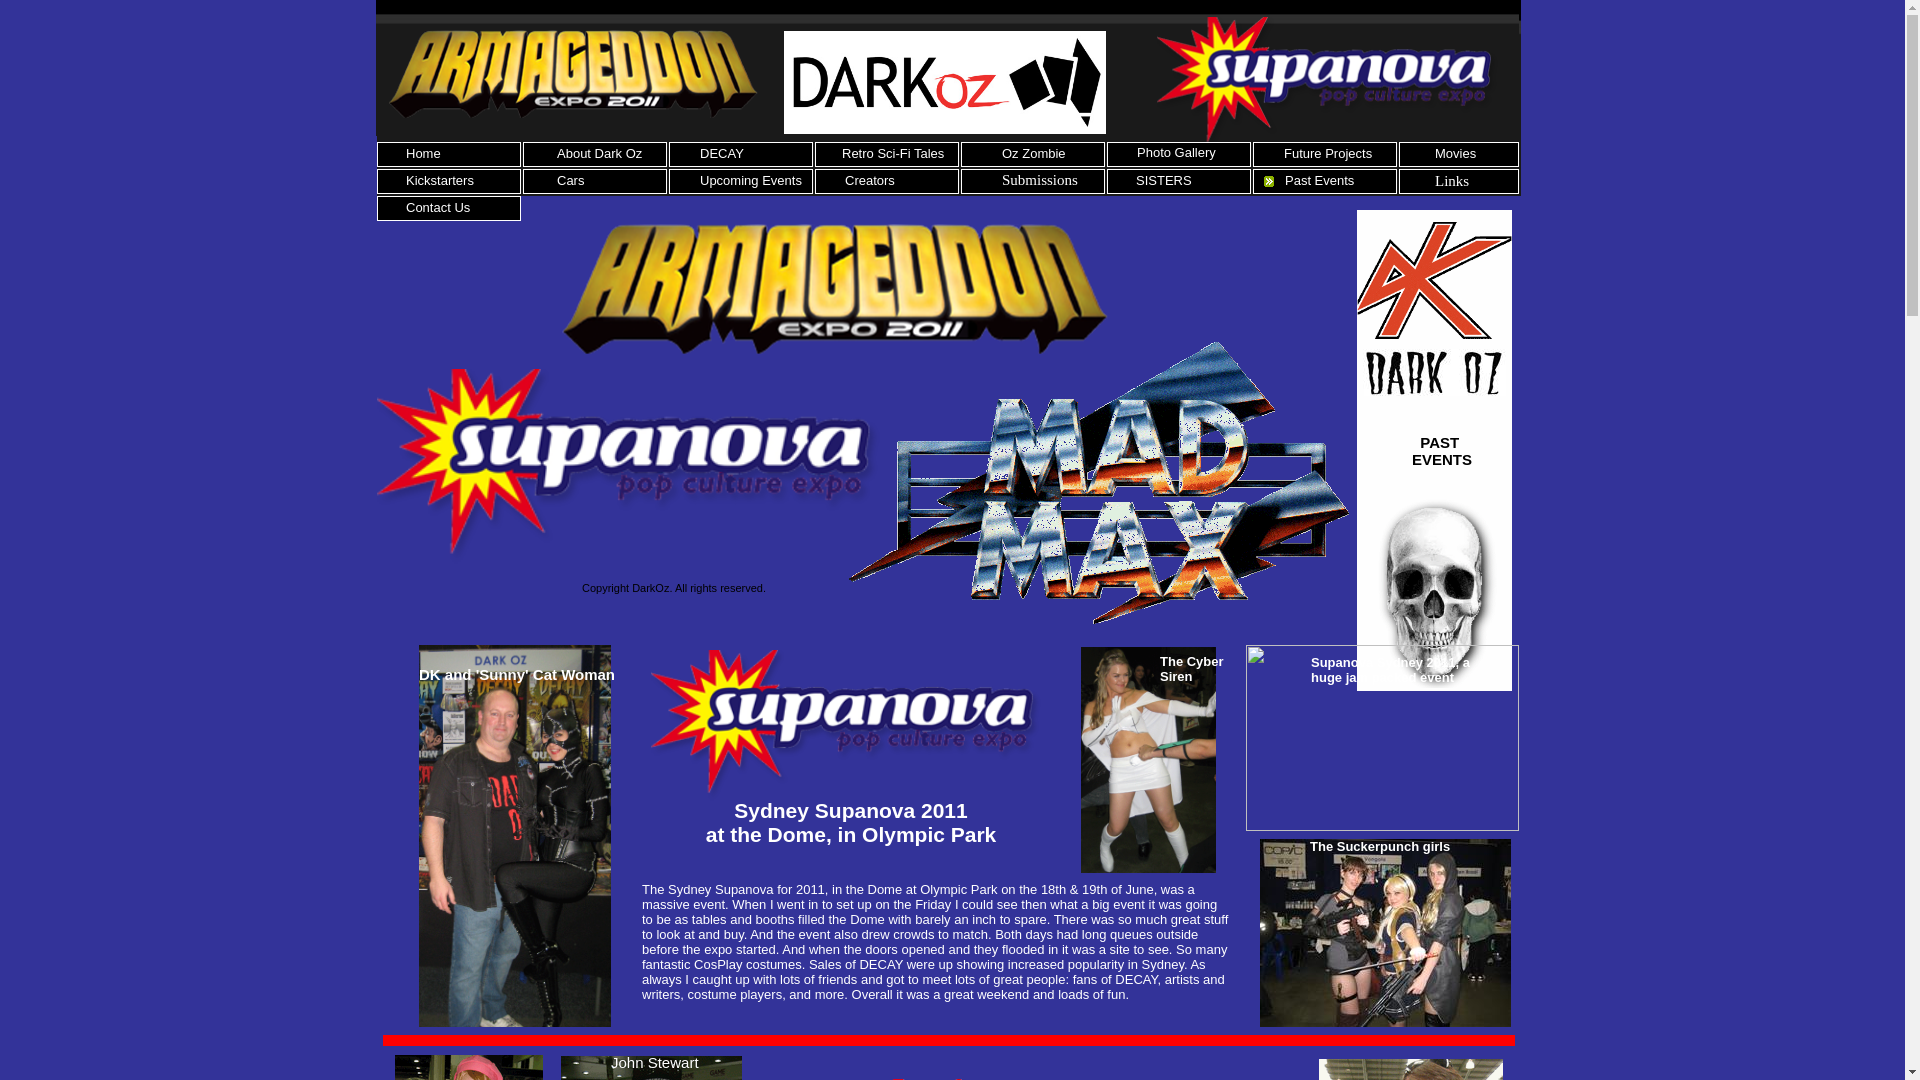 The height and width of the screenshot is (1080, 1920). I want to click on 'Home', so click(405, 152).